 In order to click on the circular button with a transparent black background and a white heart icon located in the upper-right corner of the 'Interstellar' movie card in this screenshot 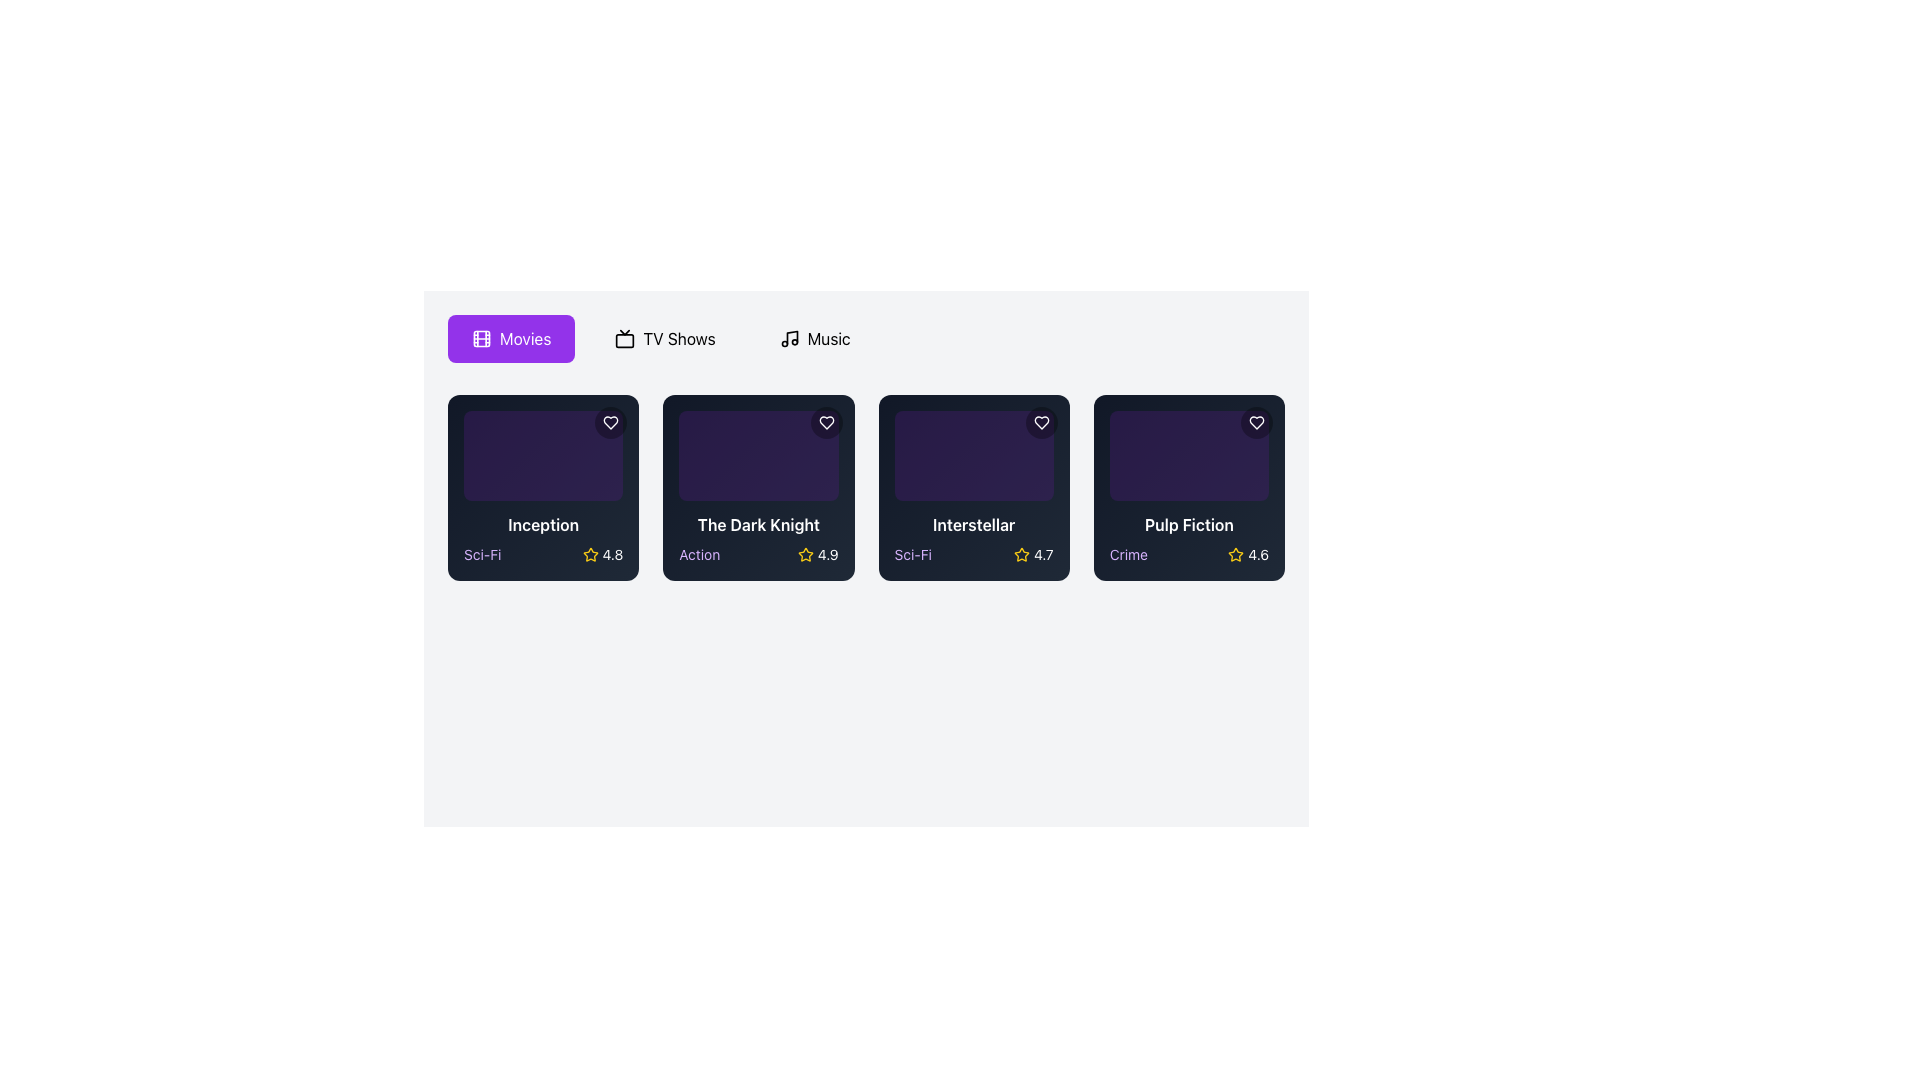, I will do `click(1040, 422)`.